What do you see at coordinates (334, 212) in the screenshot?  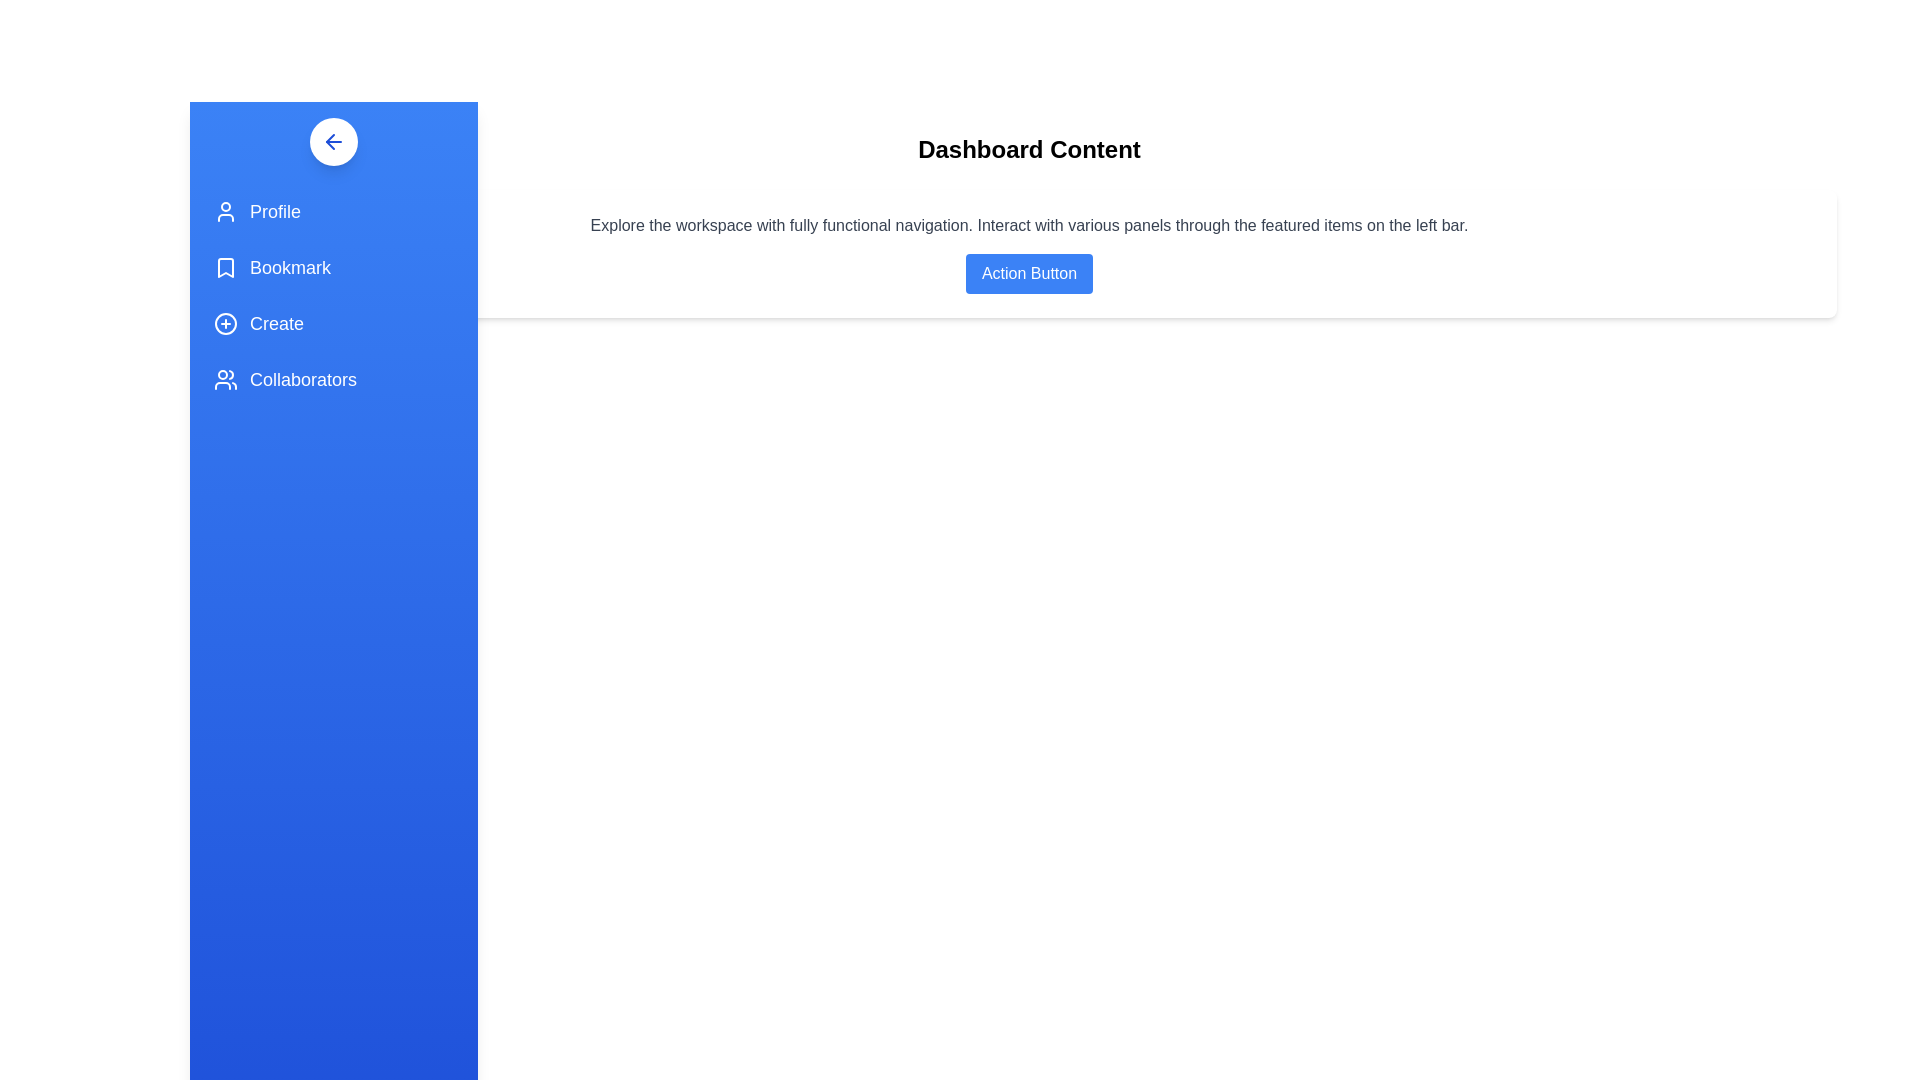 I see `the navigation item Profile to navigate to the respective section` at bounding box center [334, 212].